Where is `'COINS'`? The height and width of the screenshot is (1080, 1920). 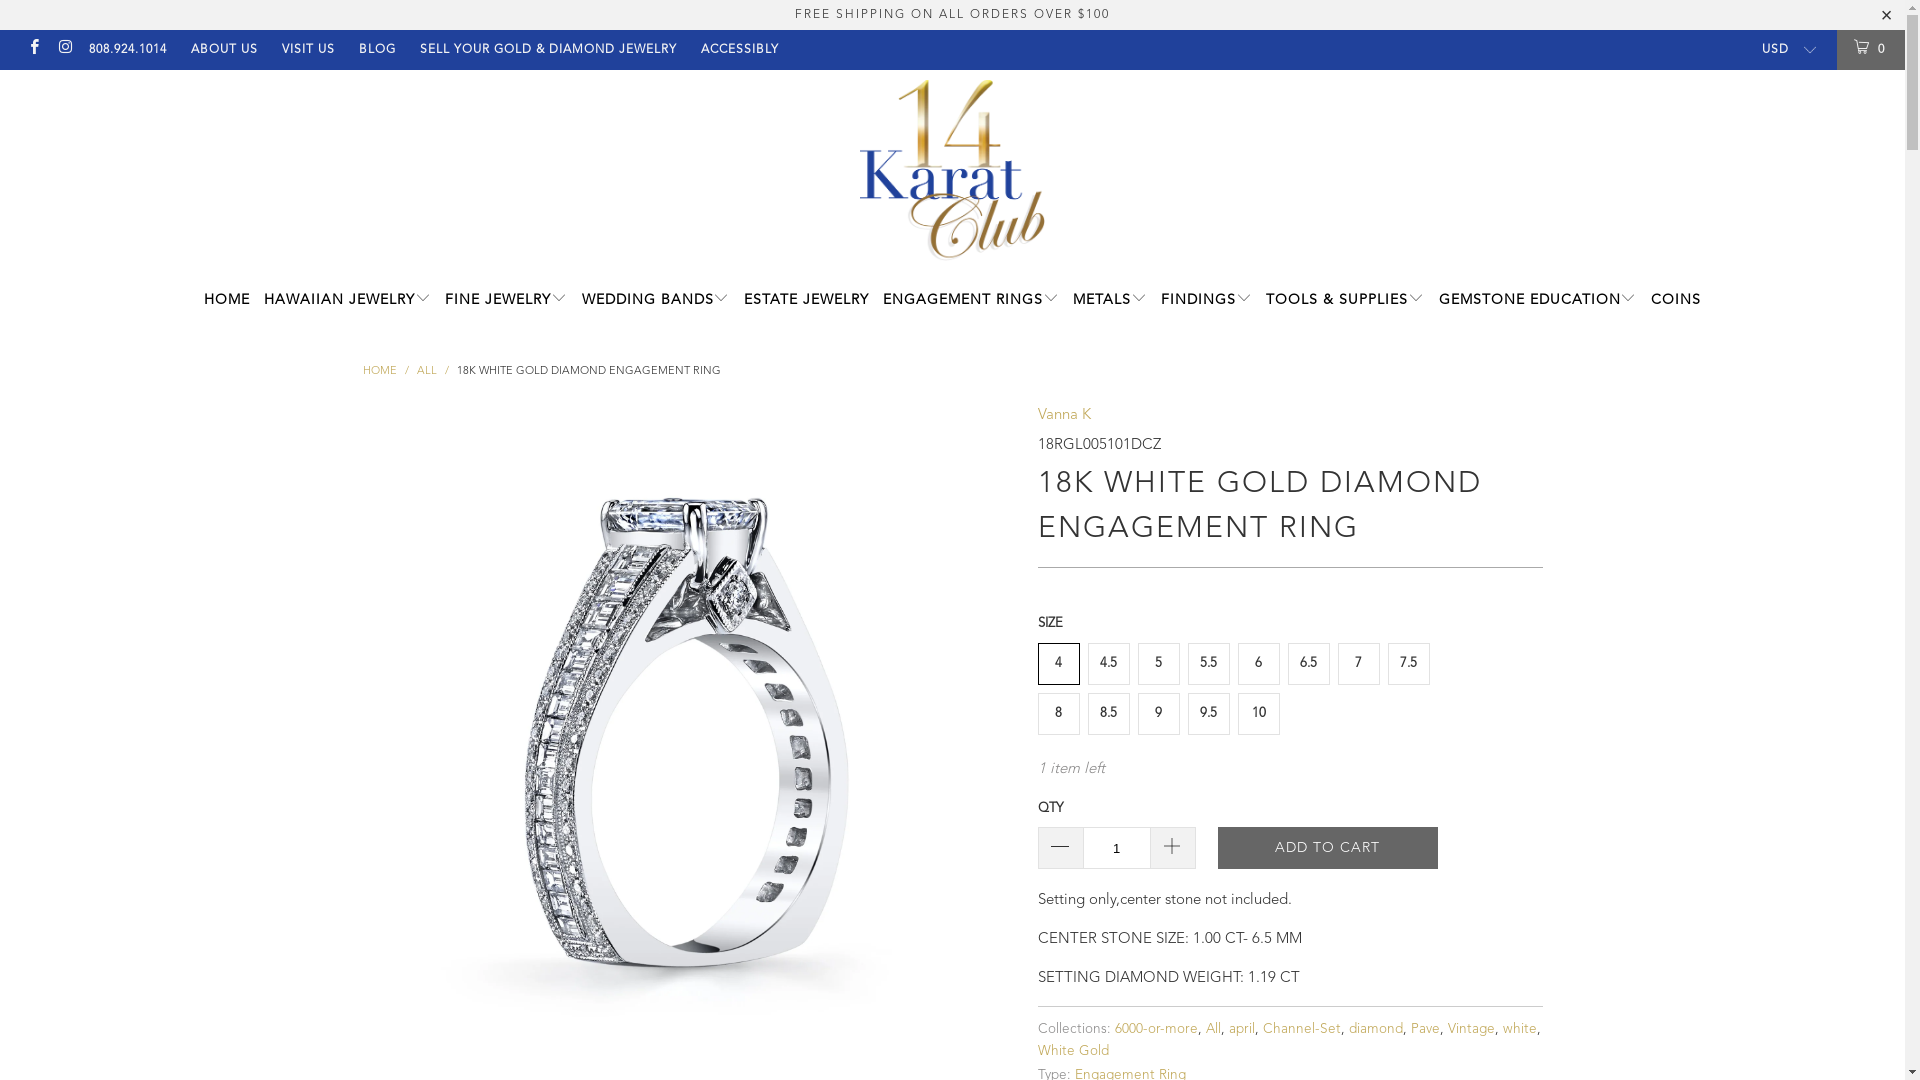
'COINS' is located at coordinates (1675, 300).